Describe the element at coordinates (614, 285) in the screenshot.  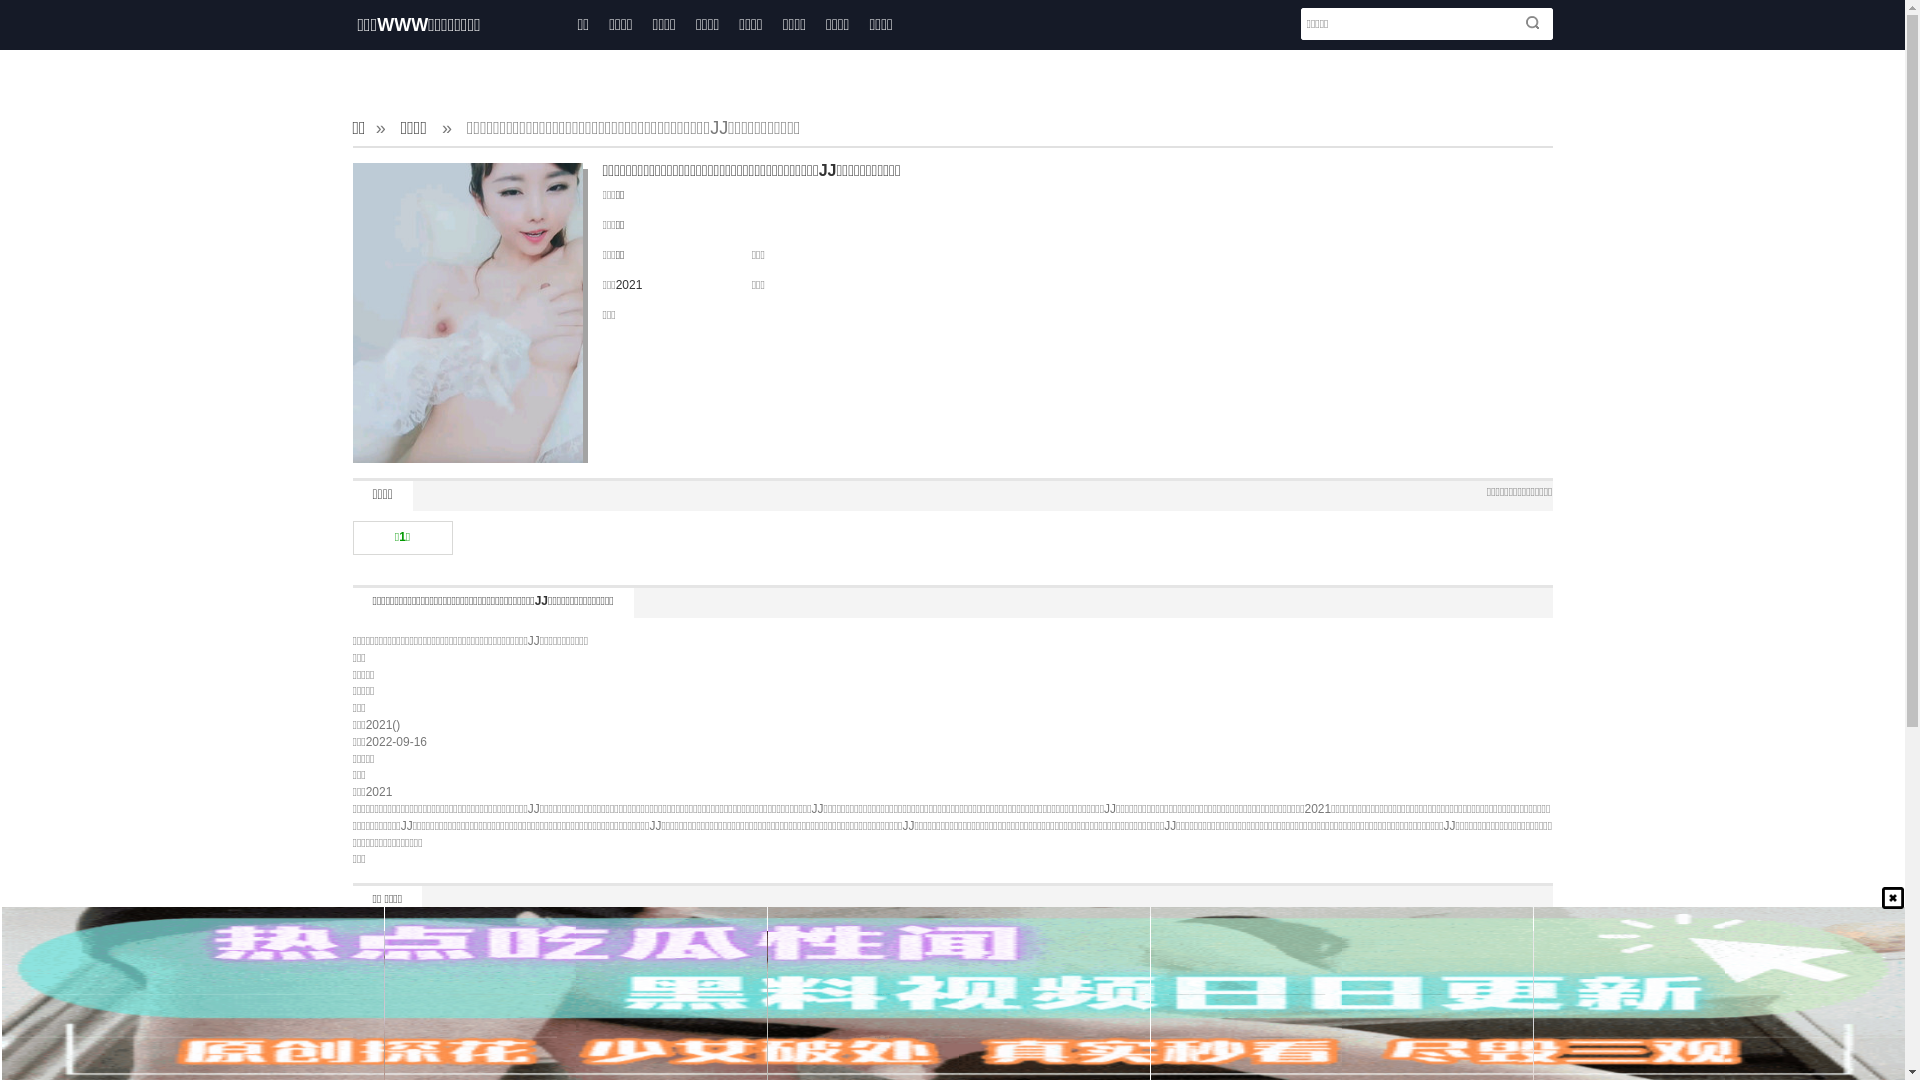
I see `'2021'` at that location.